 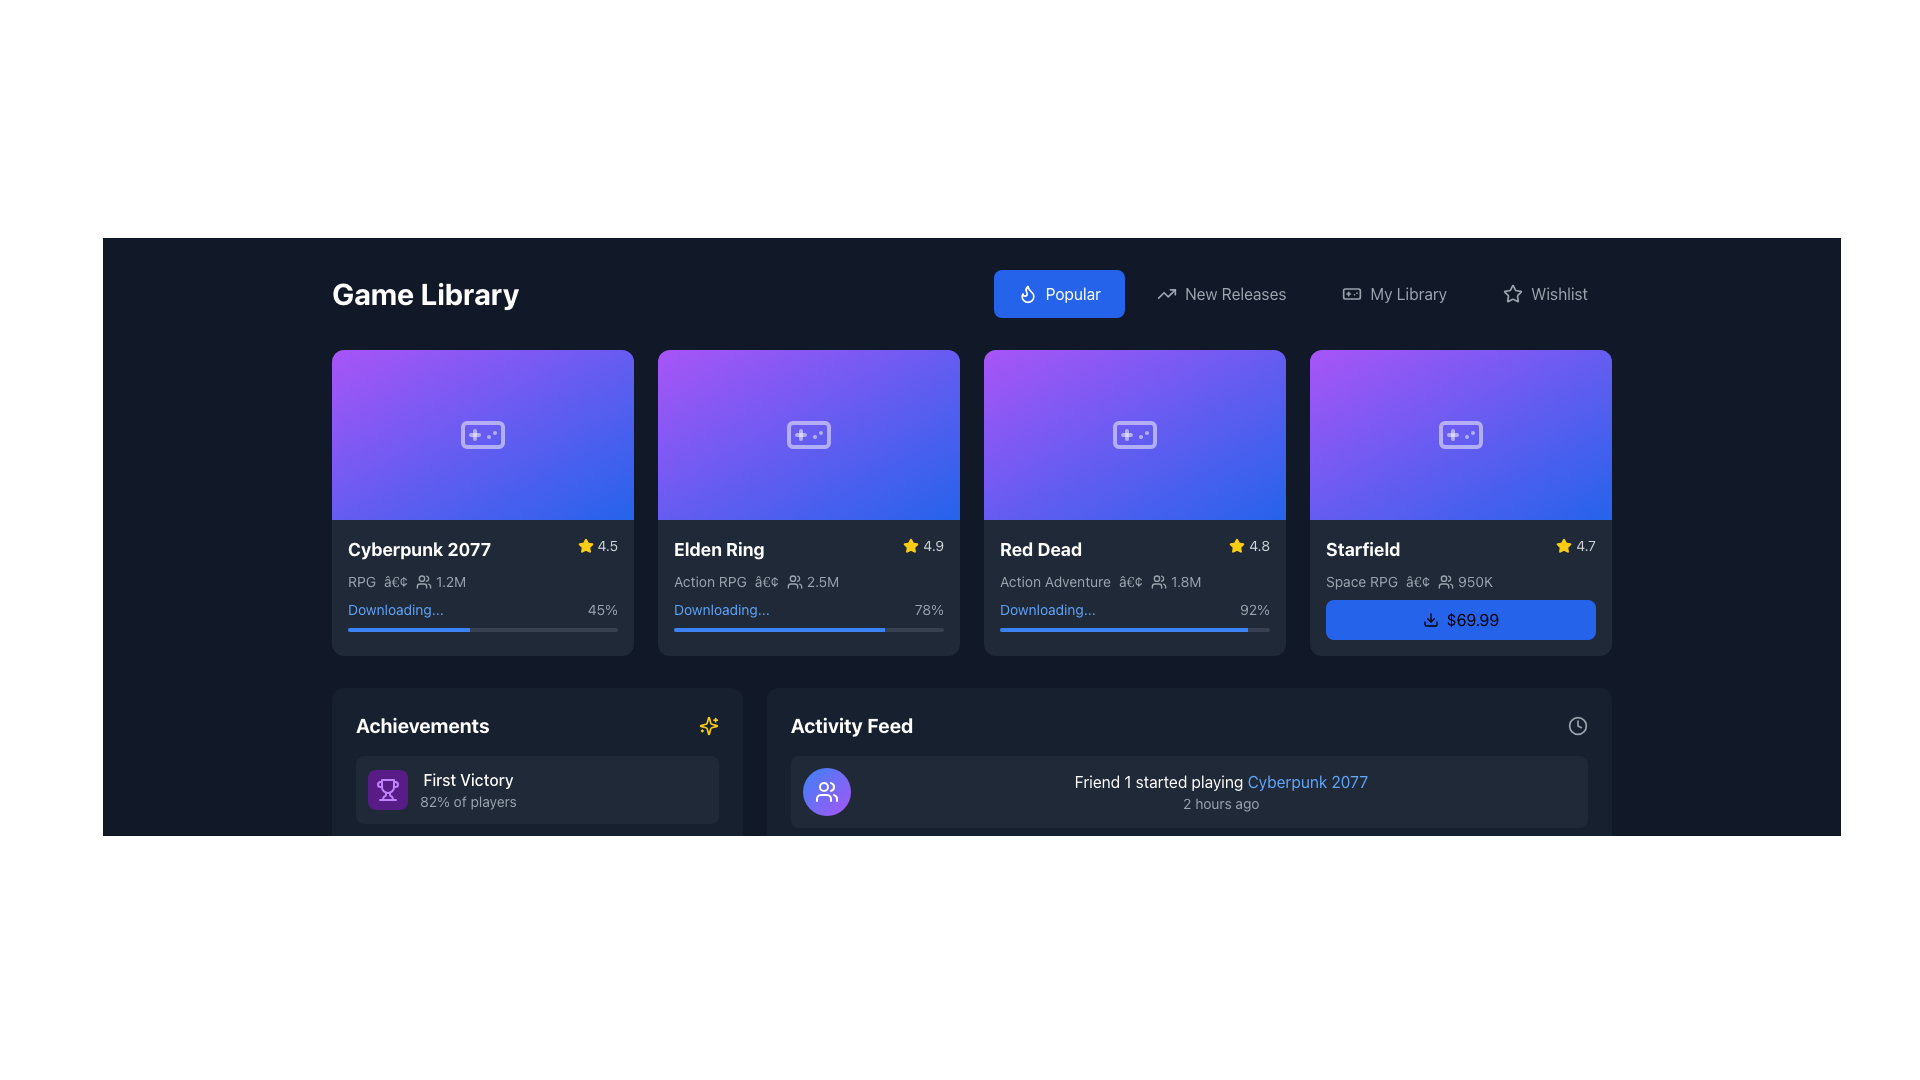 What do you see at coordinates (1460, 581) in the screenshot?
I see `the text element displaying 'Space RPG • 950K' located above the blue button in the 'Starfield' card within the 'Game Library' section` at bounding box center [1460, 581].